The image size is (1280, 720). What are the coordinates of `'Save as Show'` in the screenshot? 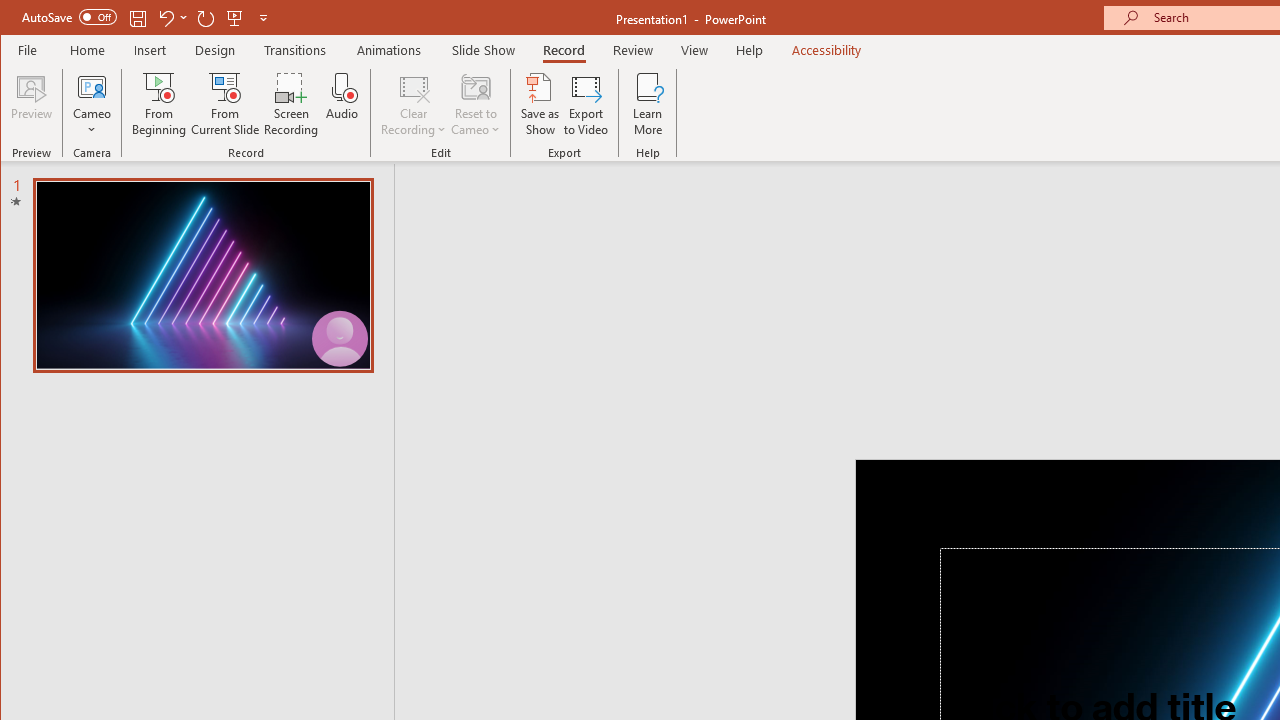 It's located at (540, 104).